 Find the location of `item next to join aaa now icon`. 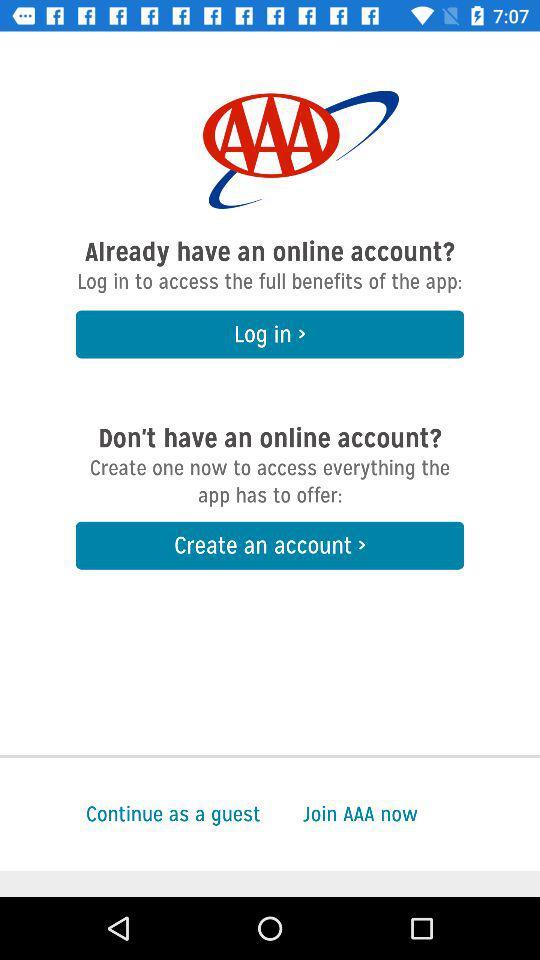

item next to join aaa now icon is located at coordinates (130, 814).